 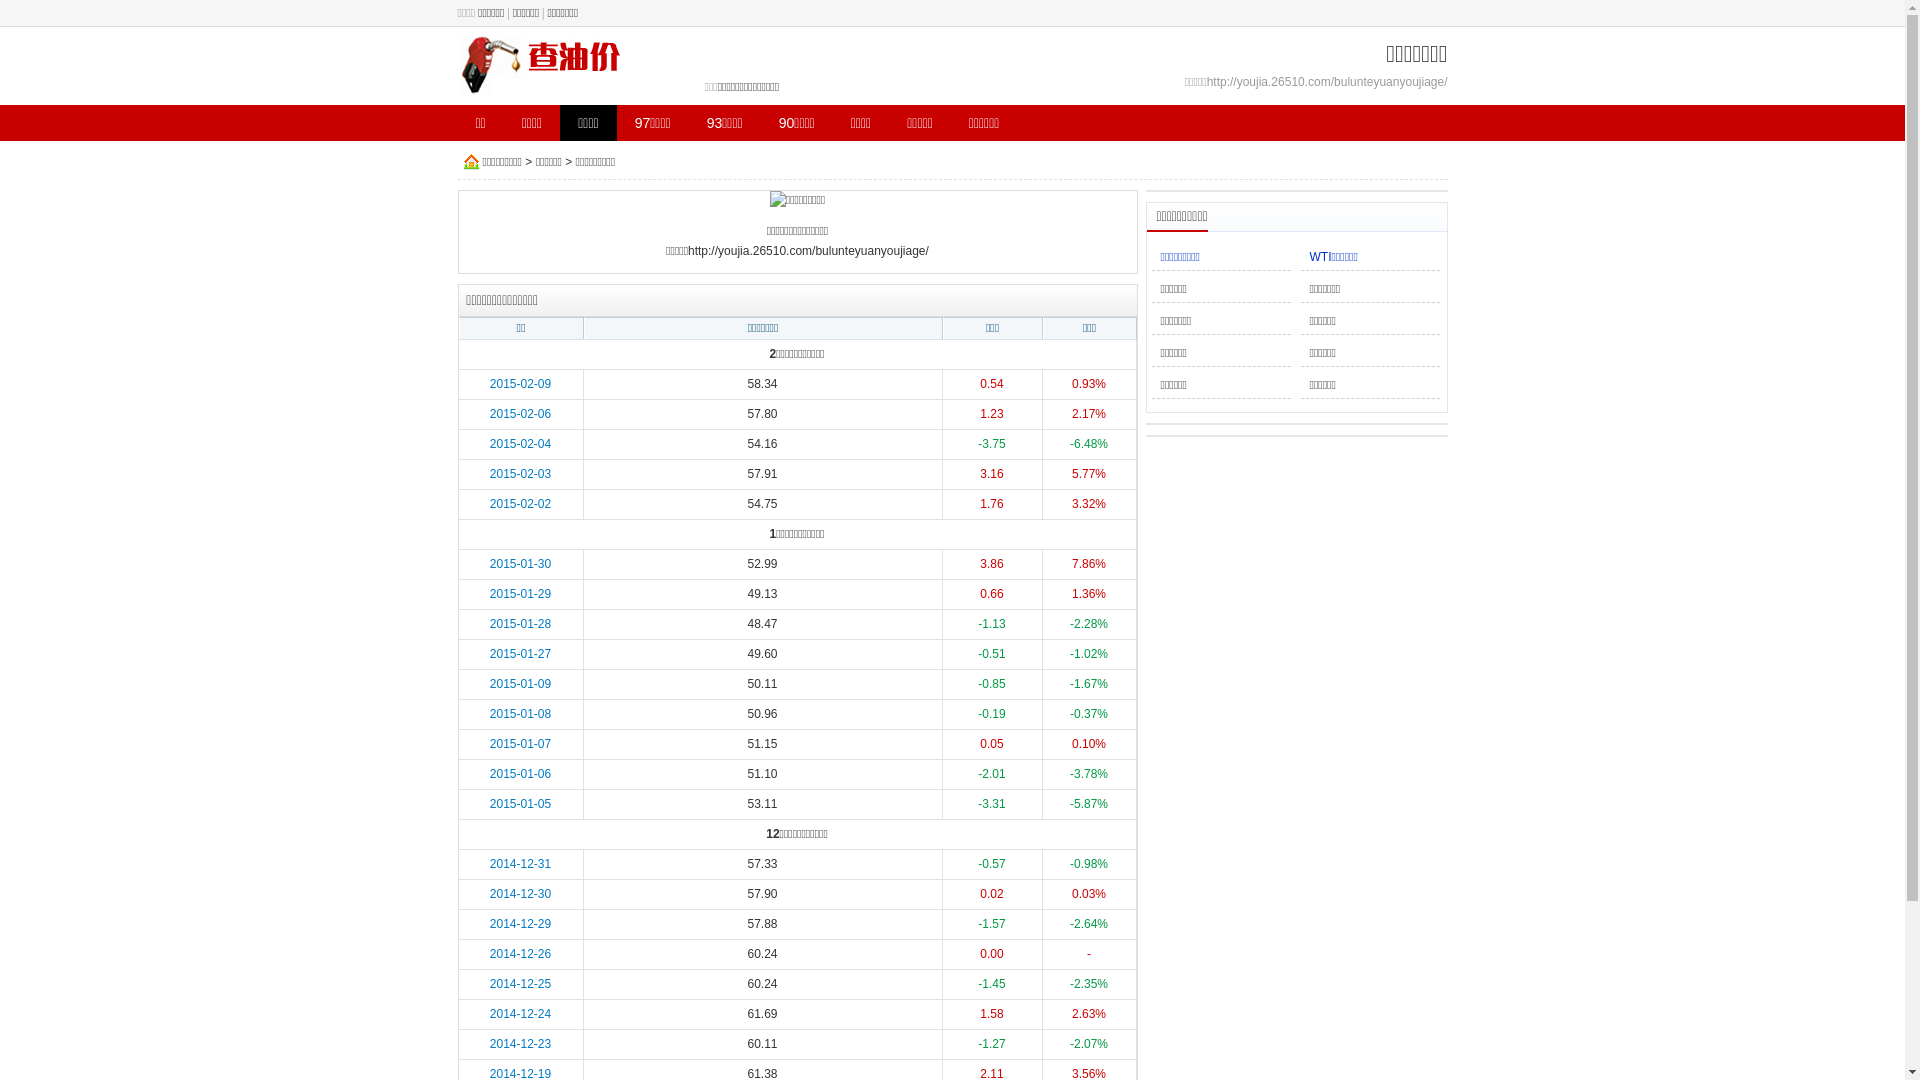 I want to click on '2015-01-08', so click(x=489, y=712).